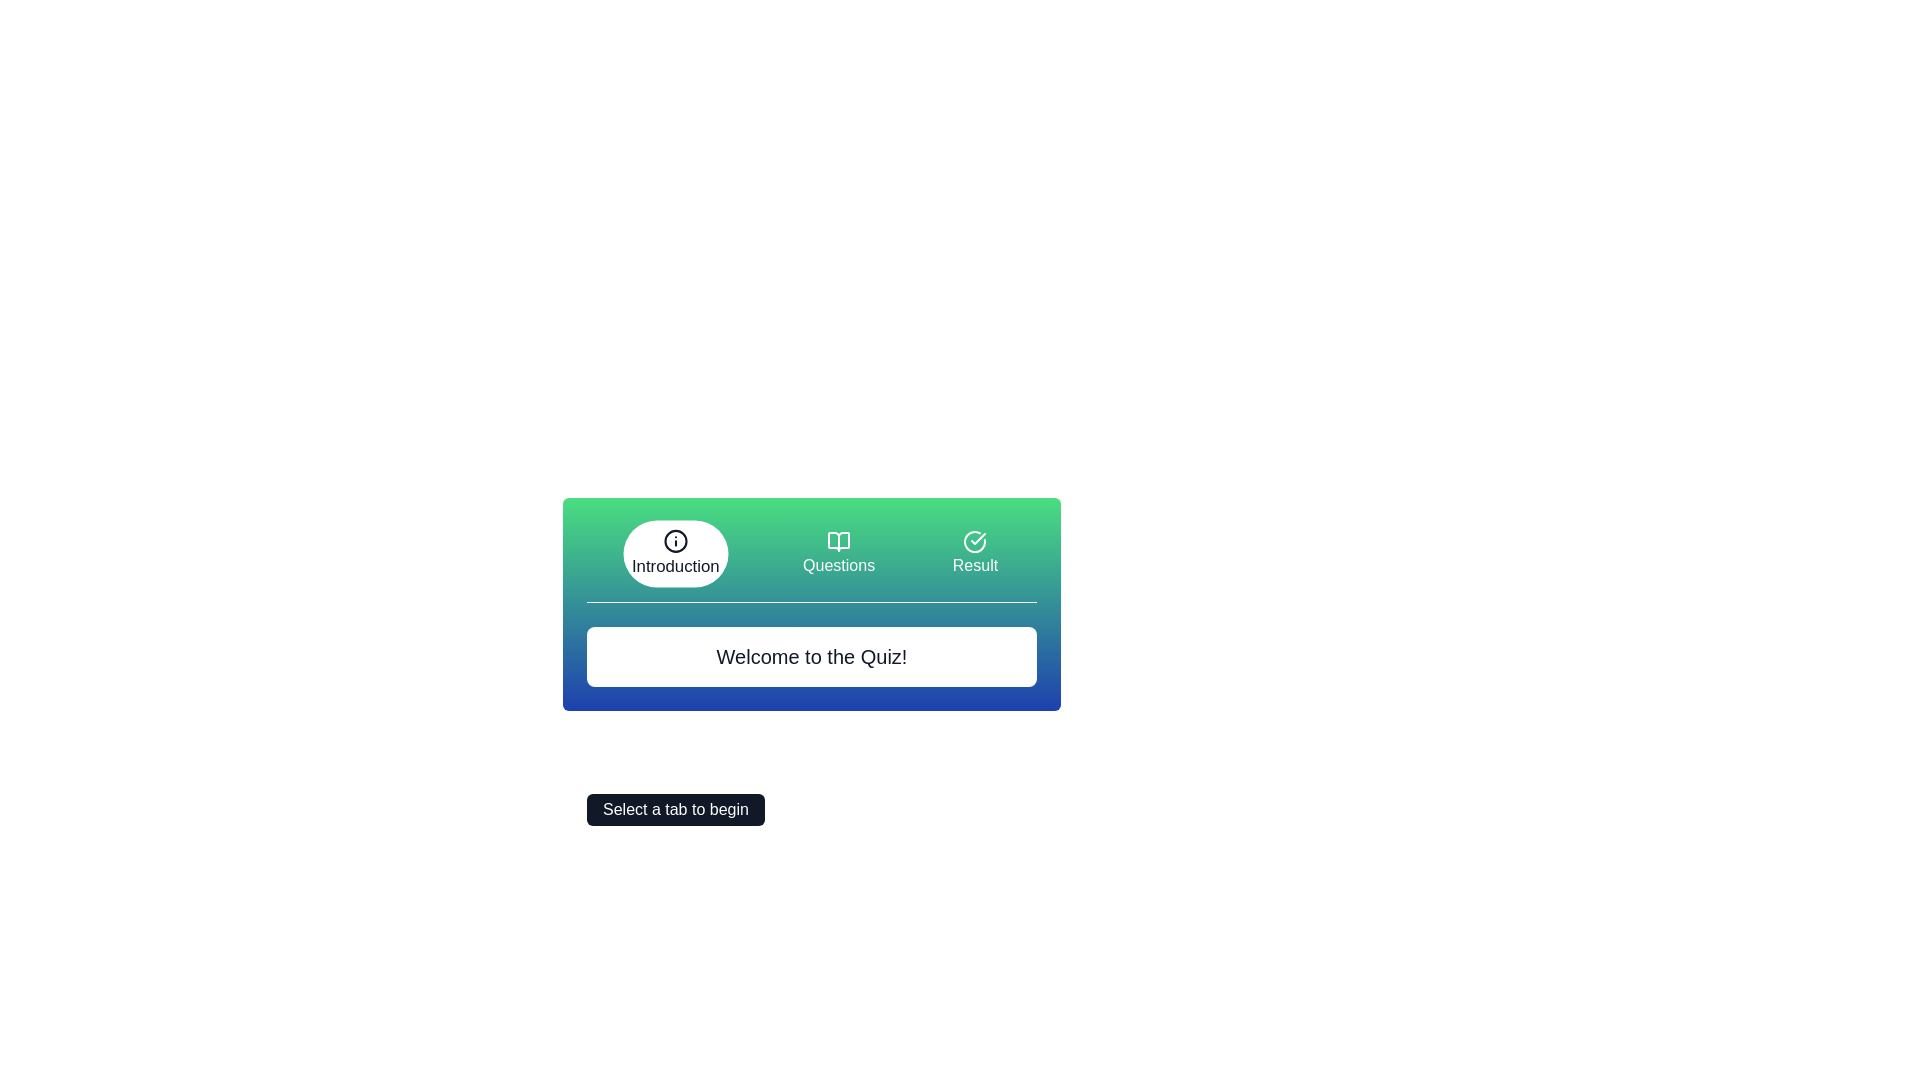  I want to click on the Result tab to display its content, so click(974, 554).